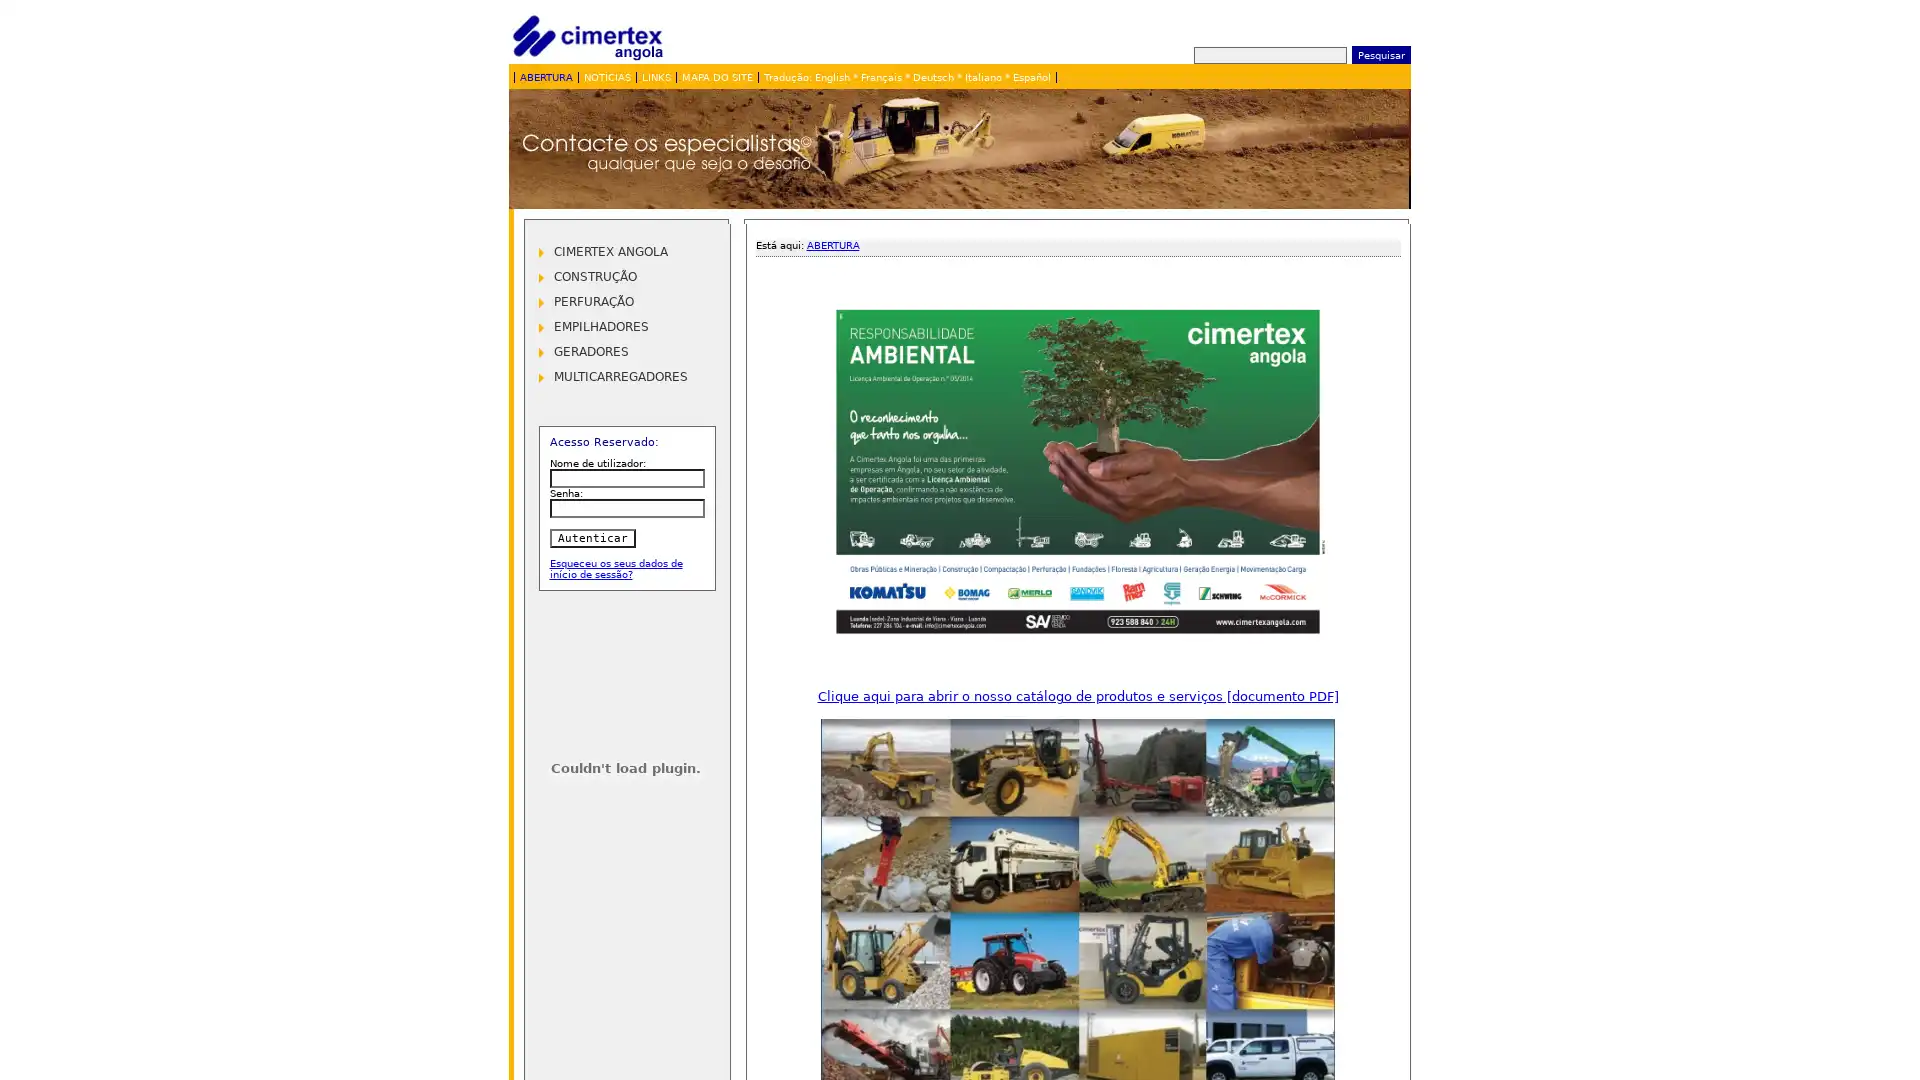 The width and height of the screenshot is (1920, 1080). I want to click on Autenticar, so click(590, 537).